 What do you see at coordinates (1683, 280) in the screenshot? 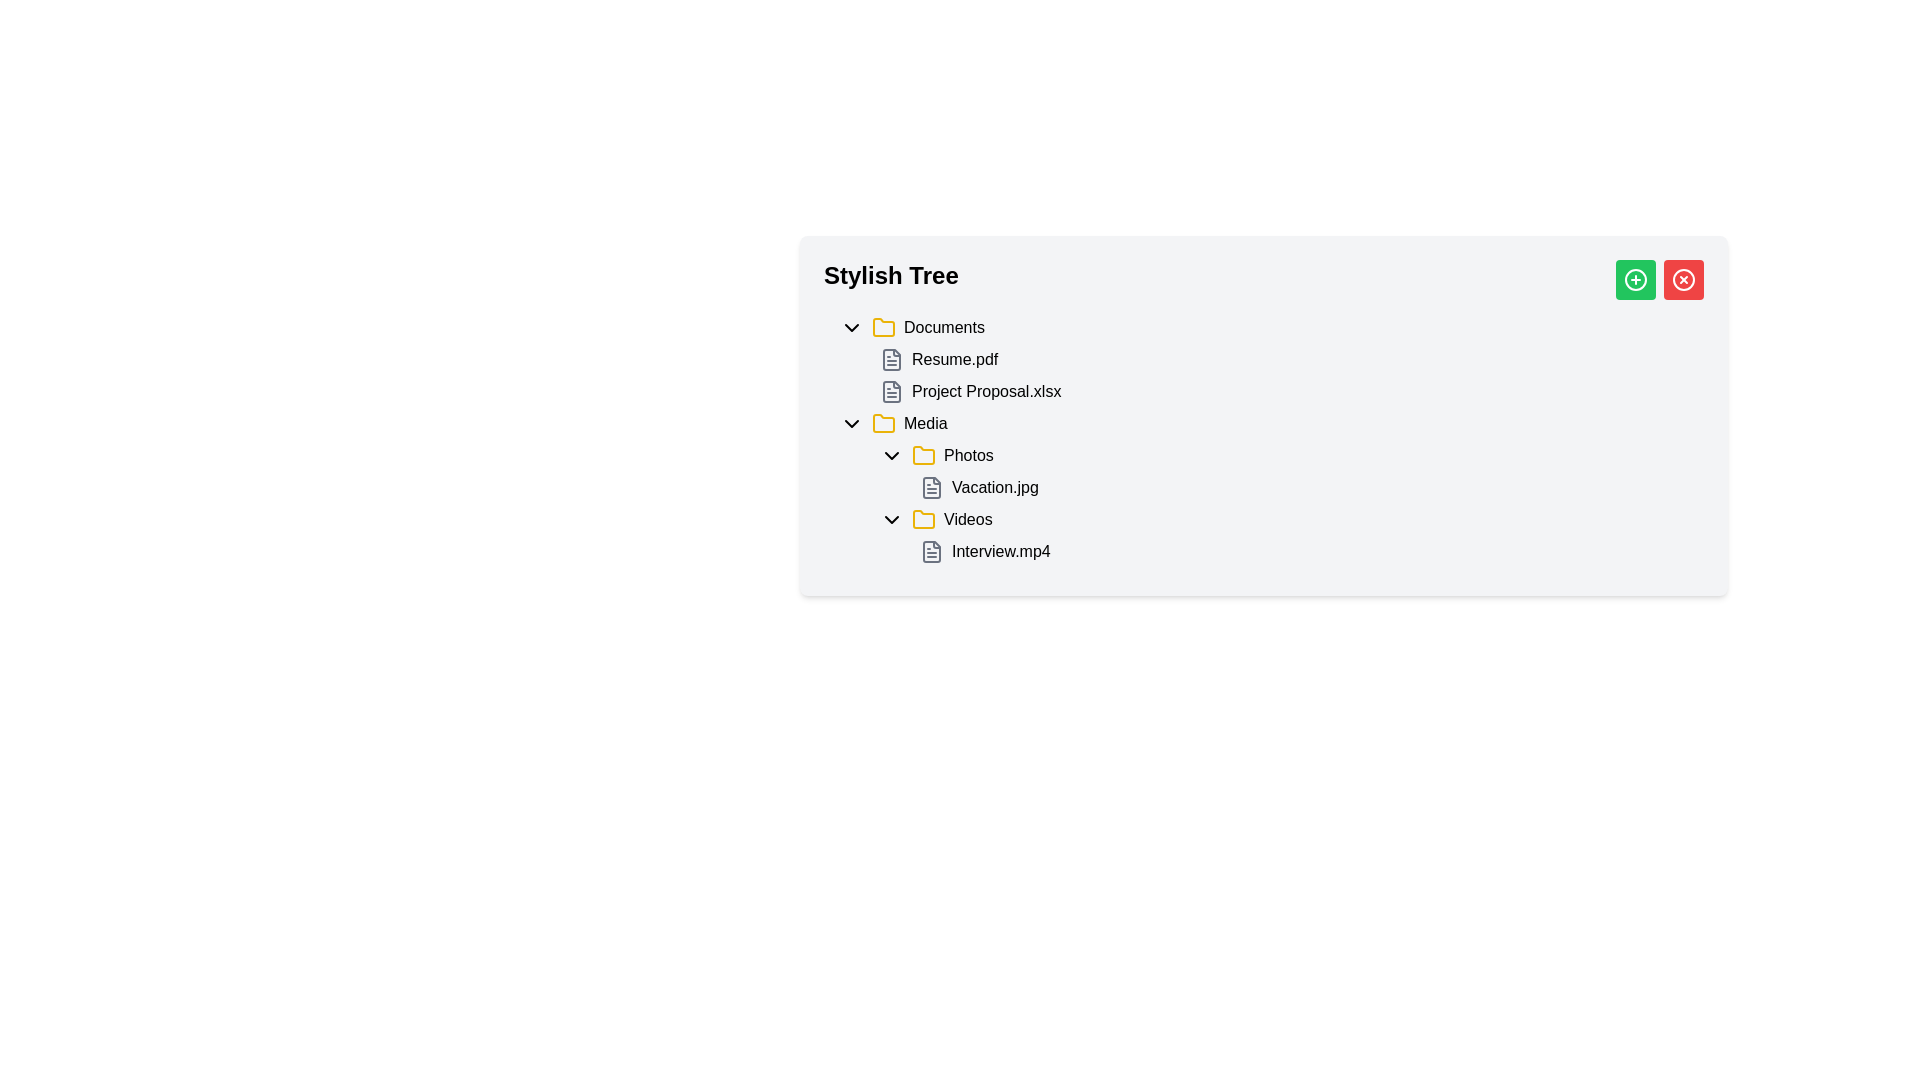
I see `the red button with an 'X' icon located at the top-right corner of the panel` at bounding box center [1683, 280].